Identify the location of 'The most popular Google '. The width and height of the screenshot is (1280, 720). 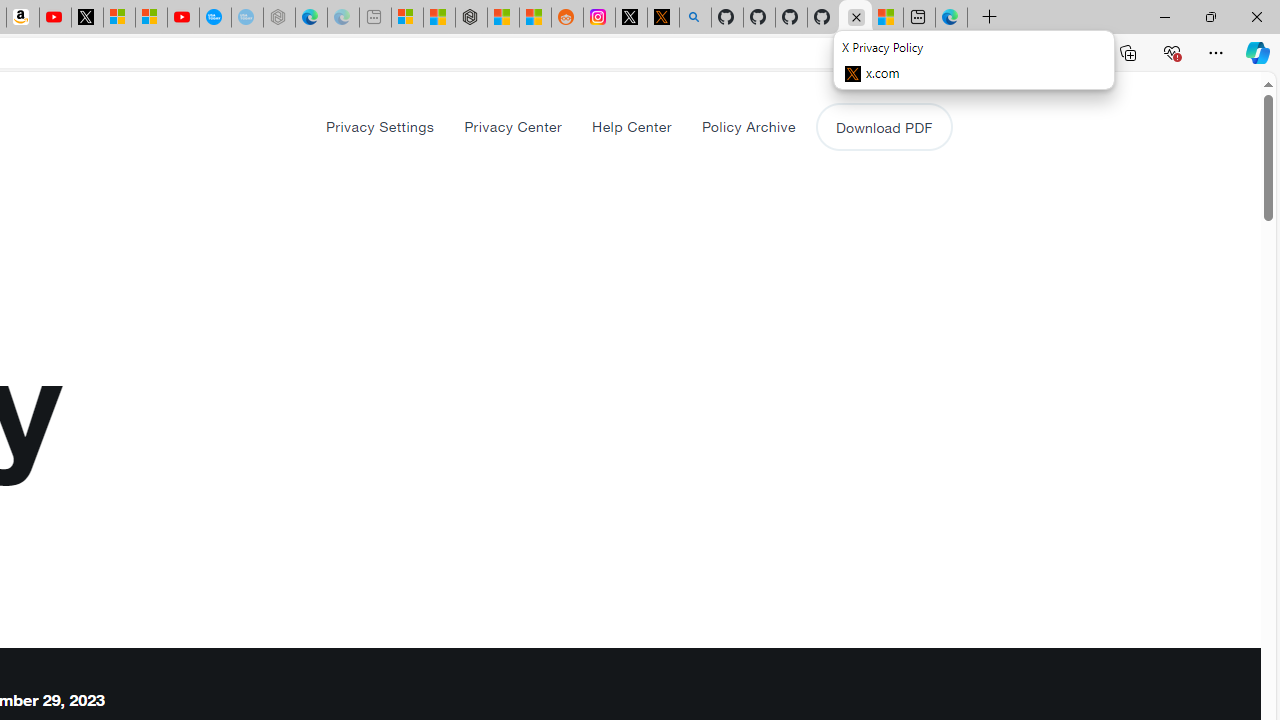
(246, 17).